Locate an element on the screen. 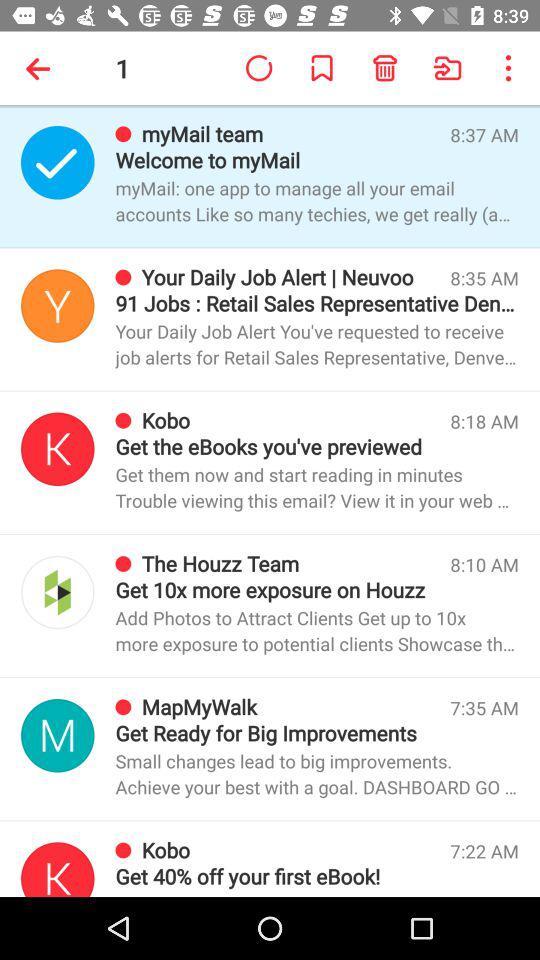 This screenshot has width=540, height=960. sender icon is located at coordinates (57, 161).